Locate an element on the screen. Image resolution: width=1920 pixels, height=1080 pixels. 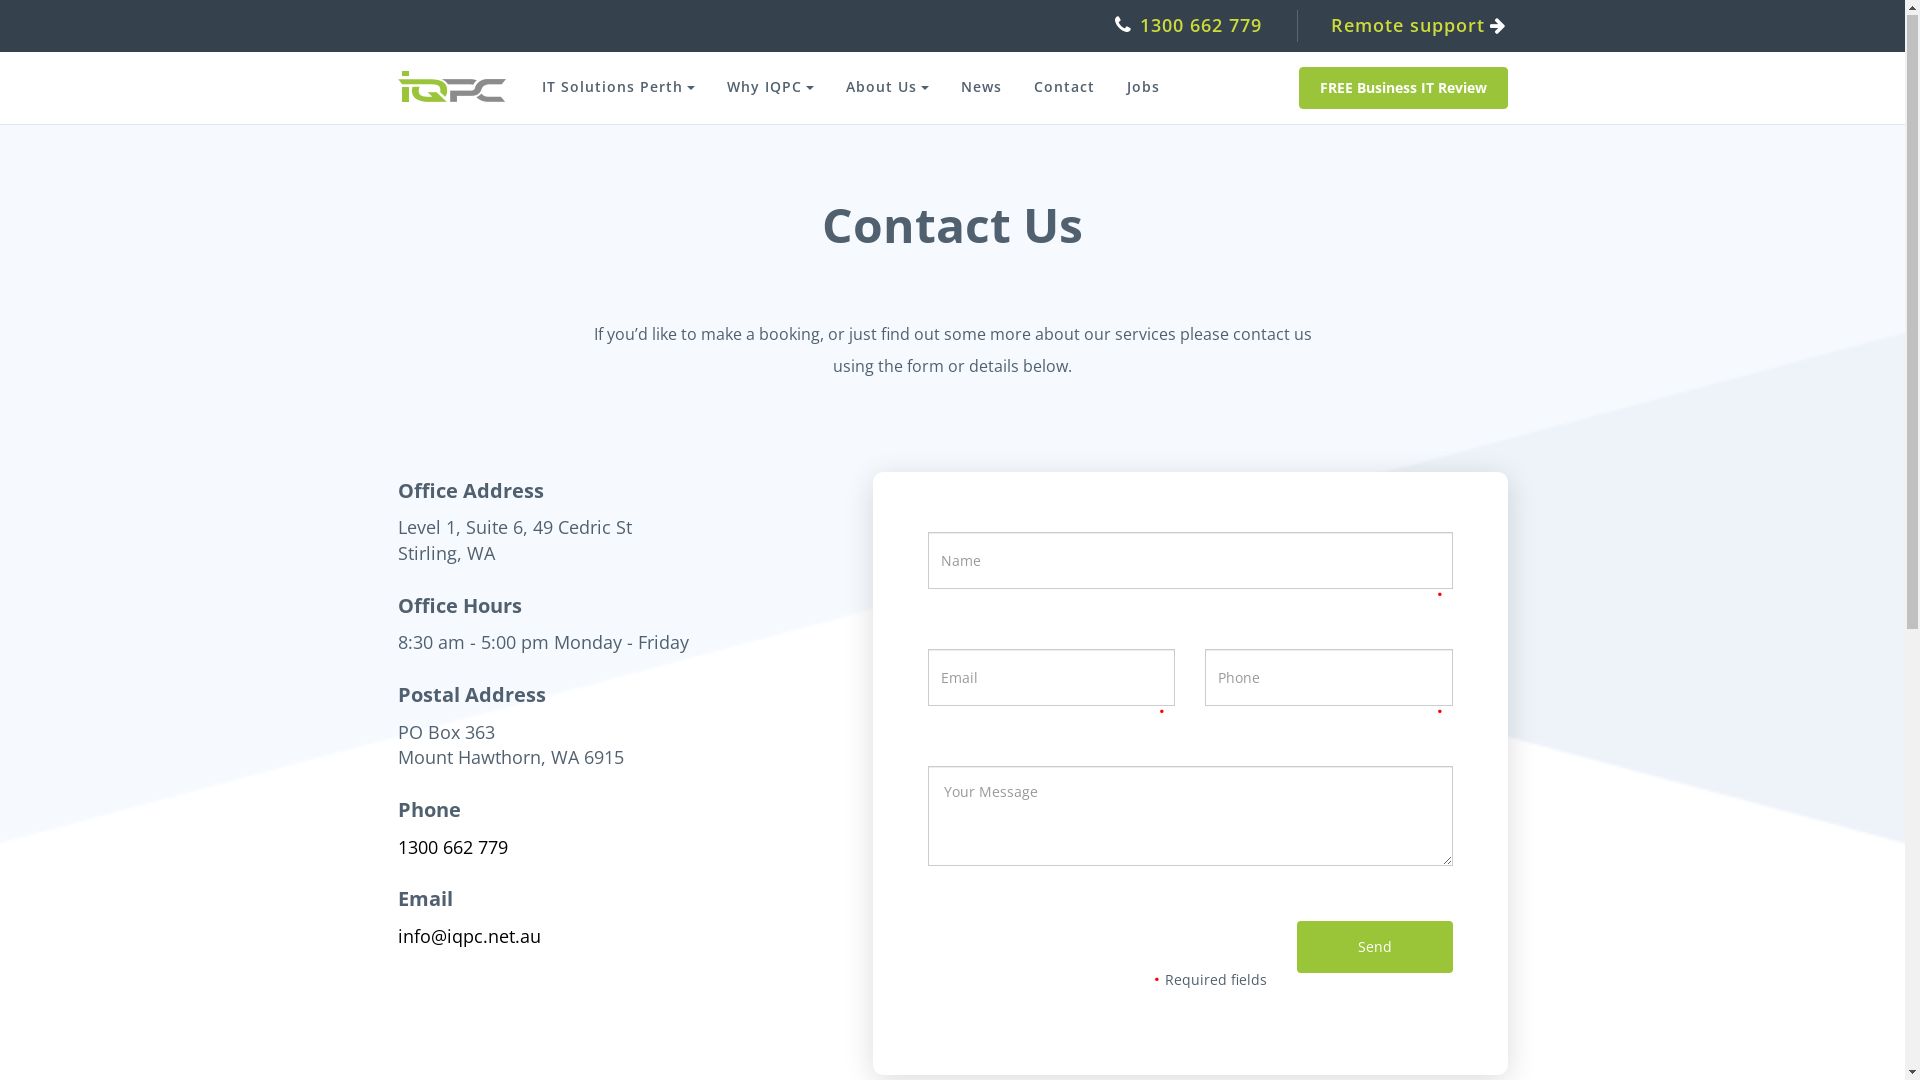
'info@iqpc.net.au' is located at coordinates (468, 937).